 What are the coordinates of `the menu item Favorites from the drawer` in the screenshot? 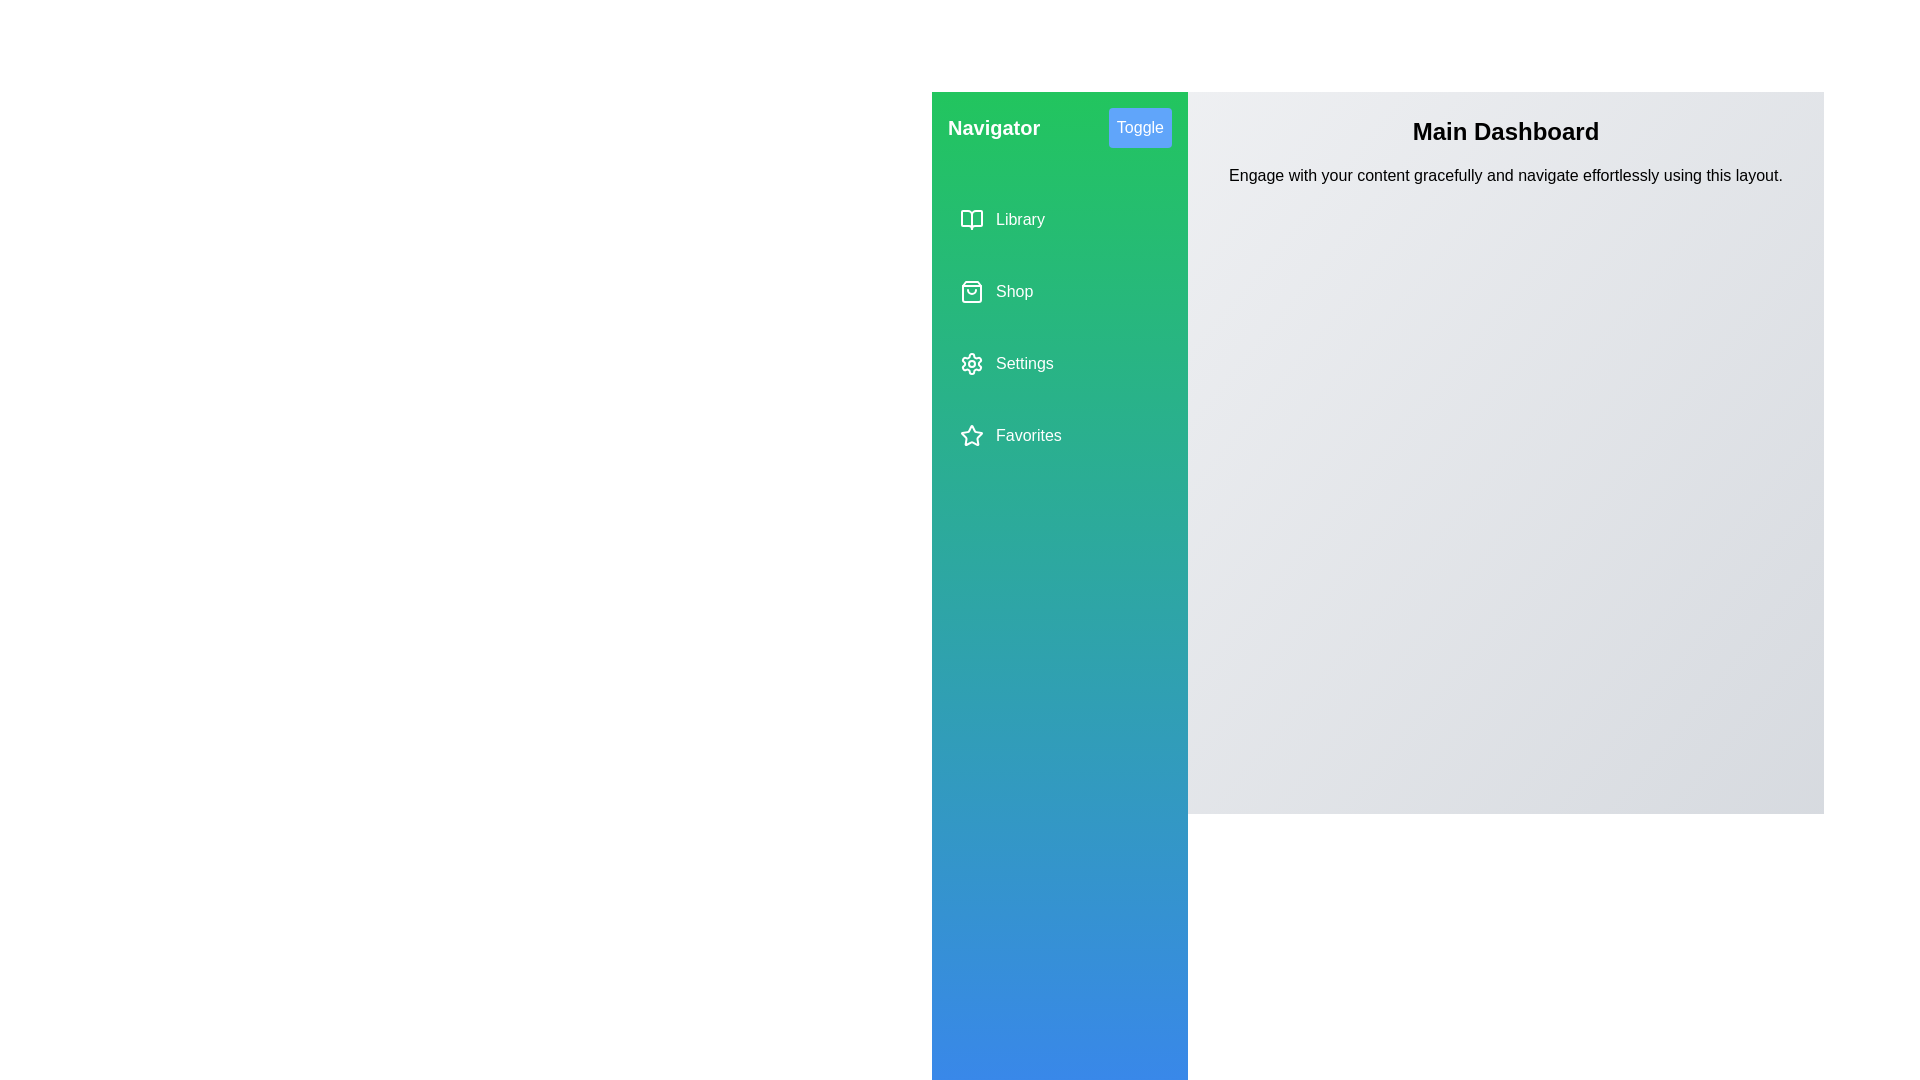 It's located at (1059, 434).